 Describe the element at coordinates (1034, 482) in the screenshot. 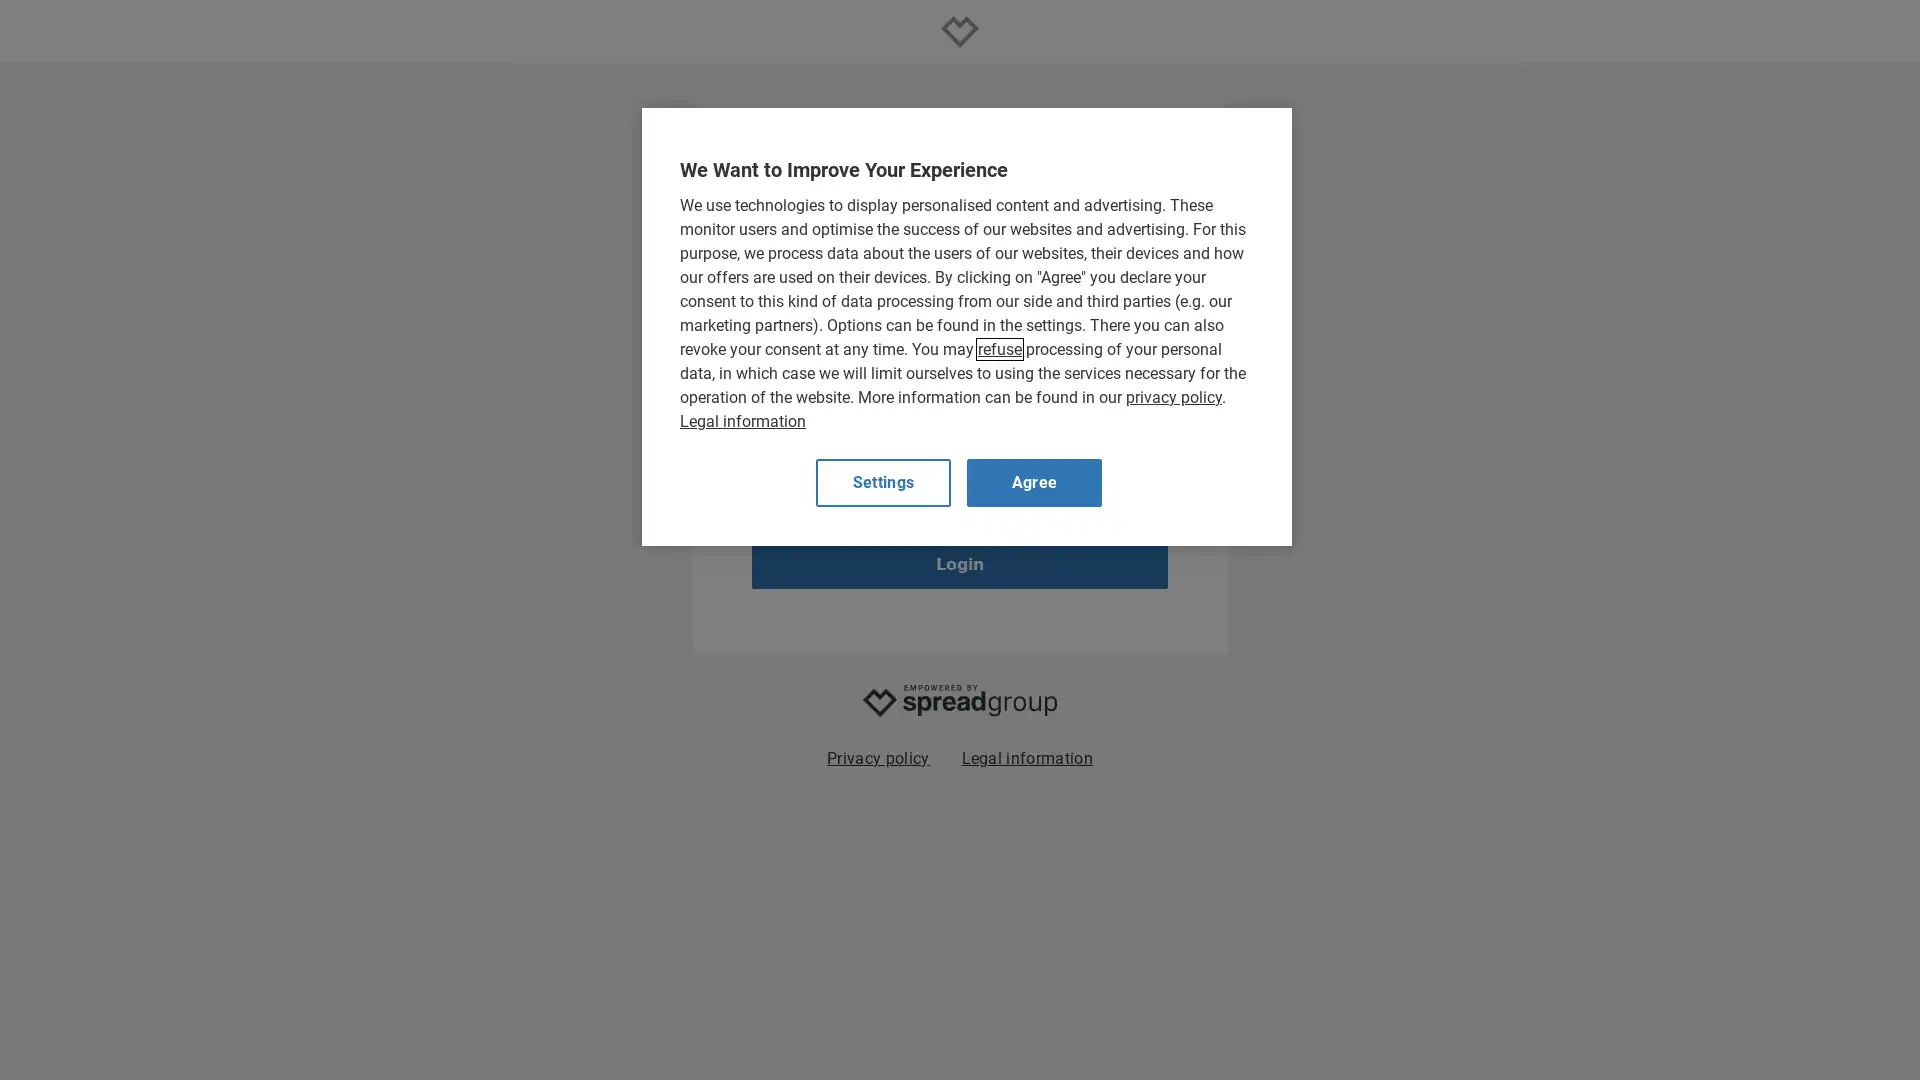

I see `Agree` at that location.